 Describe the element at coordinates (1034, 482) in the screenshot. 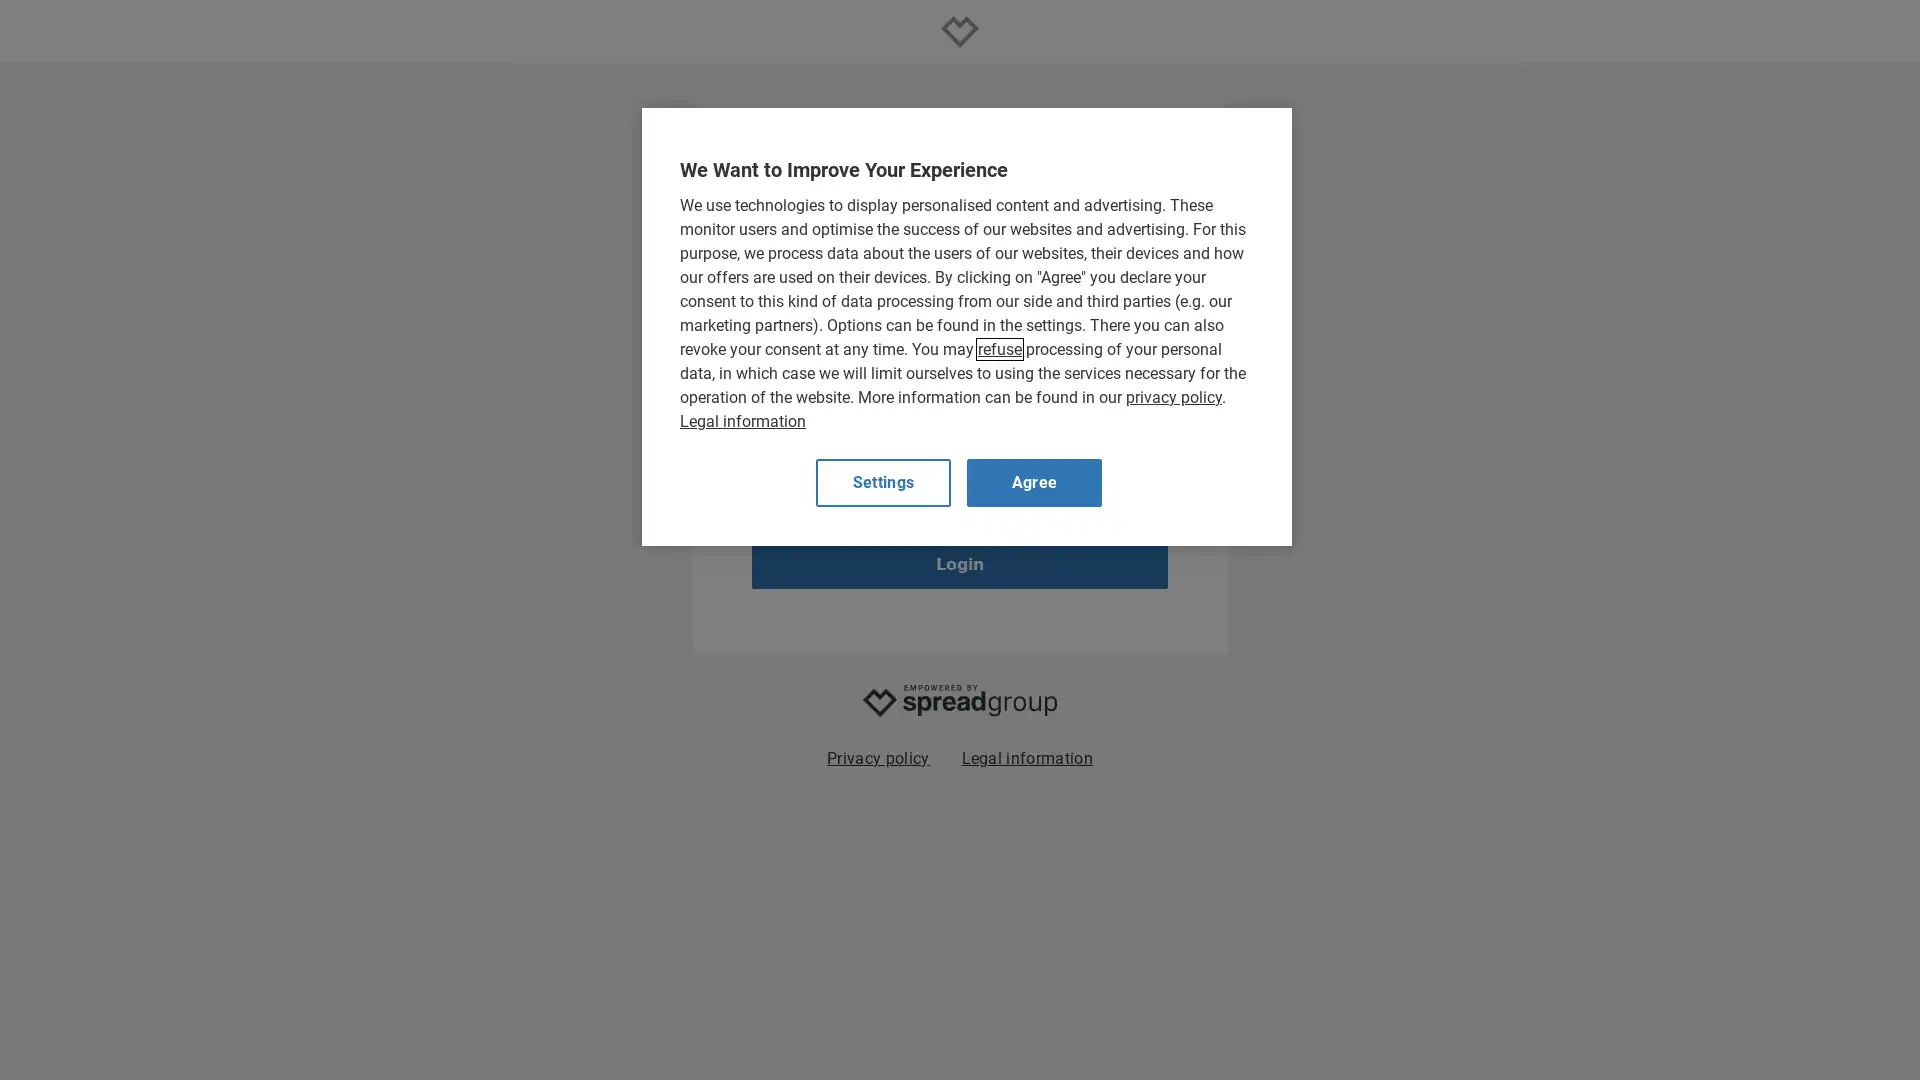

I see `Agree` at that location.